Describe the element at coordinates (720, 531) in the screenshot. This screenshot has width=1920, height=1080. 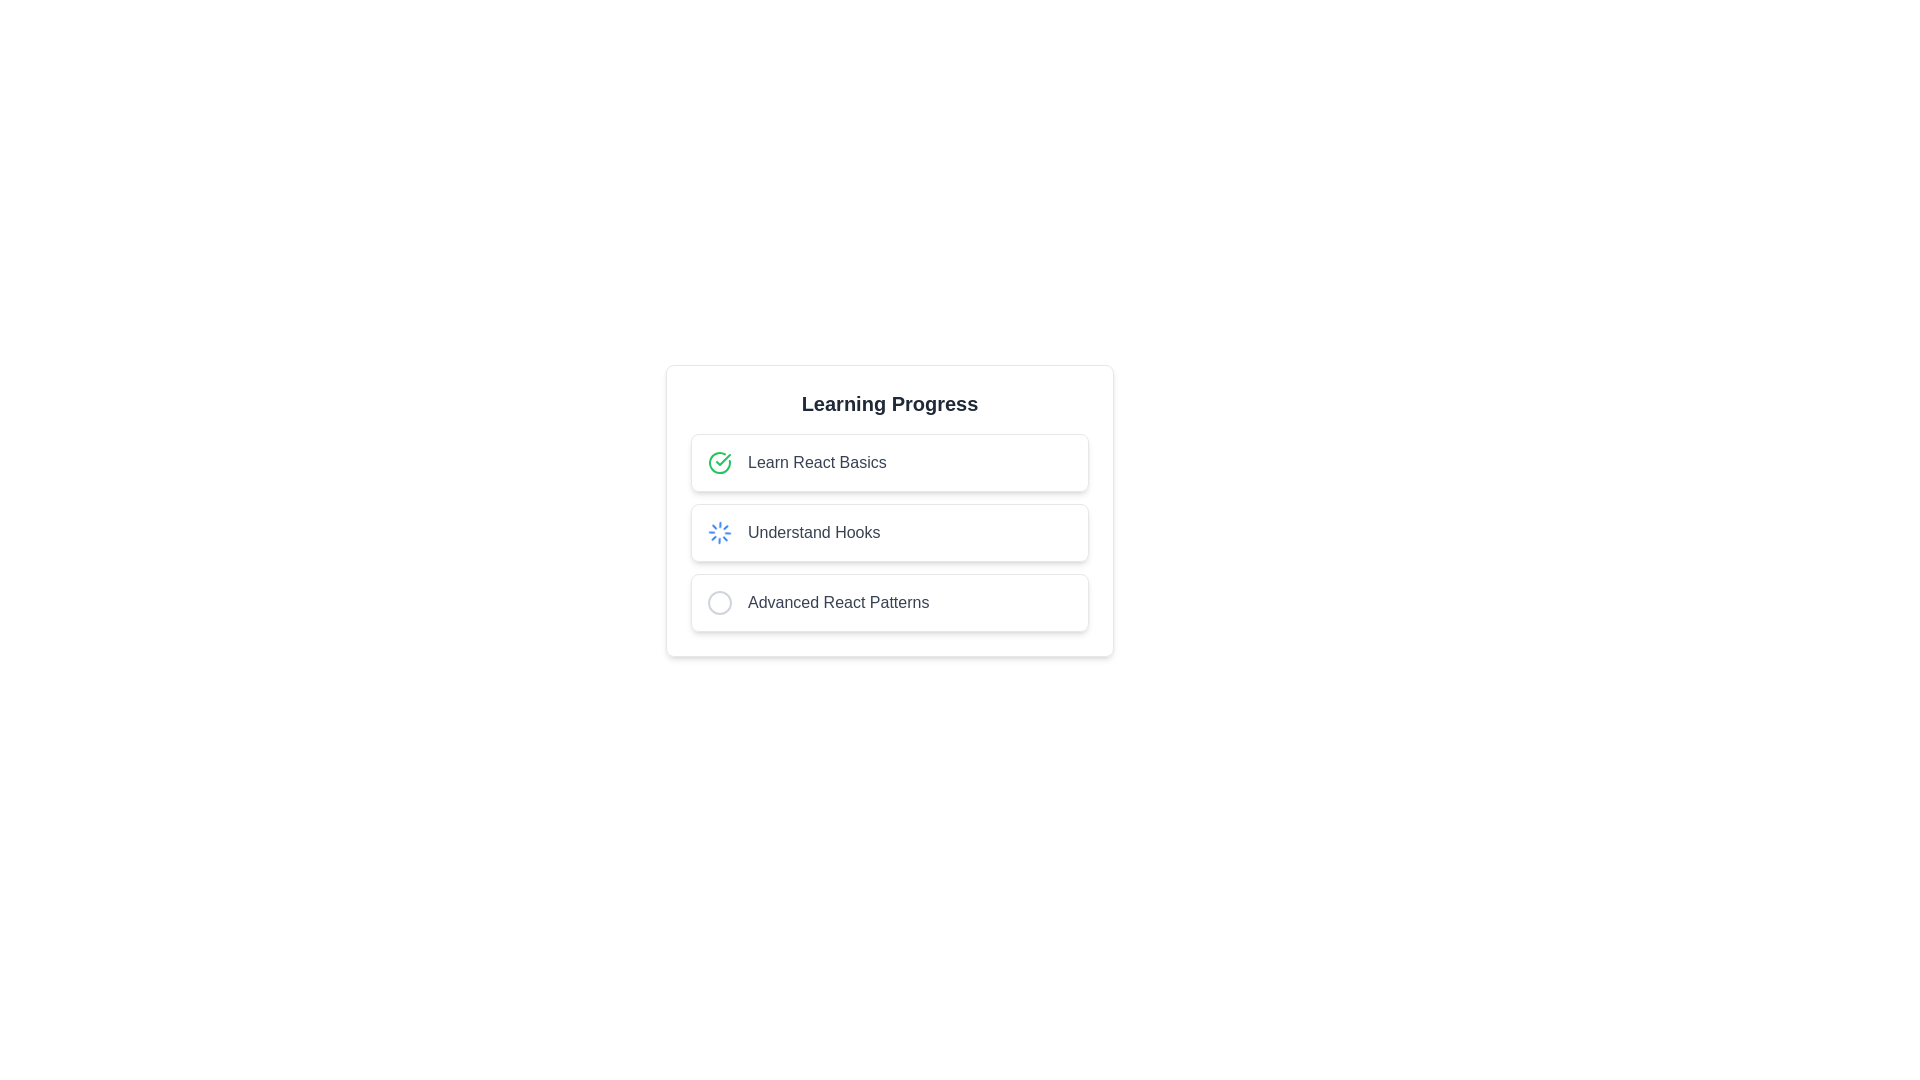
I see `the spinning loader icon indicating that the item 'Understand Hooks' is currently in progress, located to the left of the text in the 'Learning Progress' list` at that location.